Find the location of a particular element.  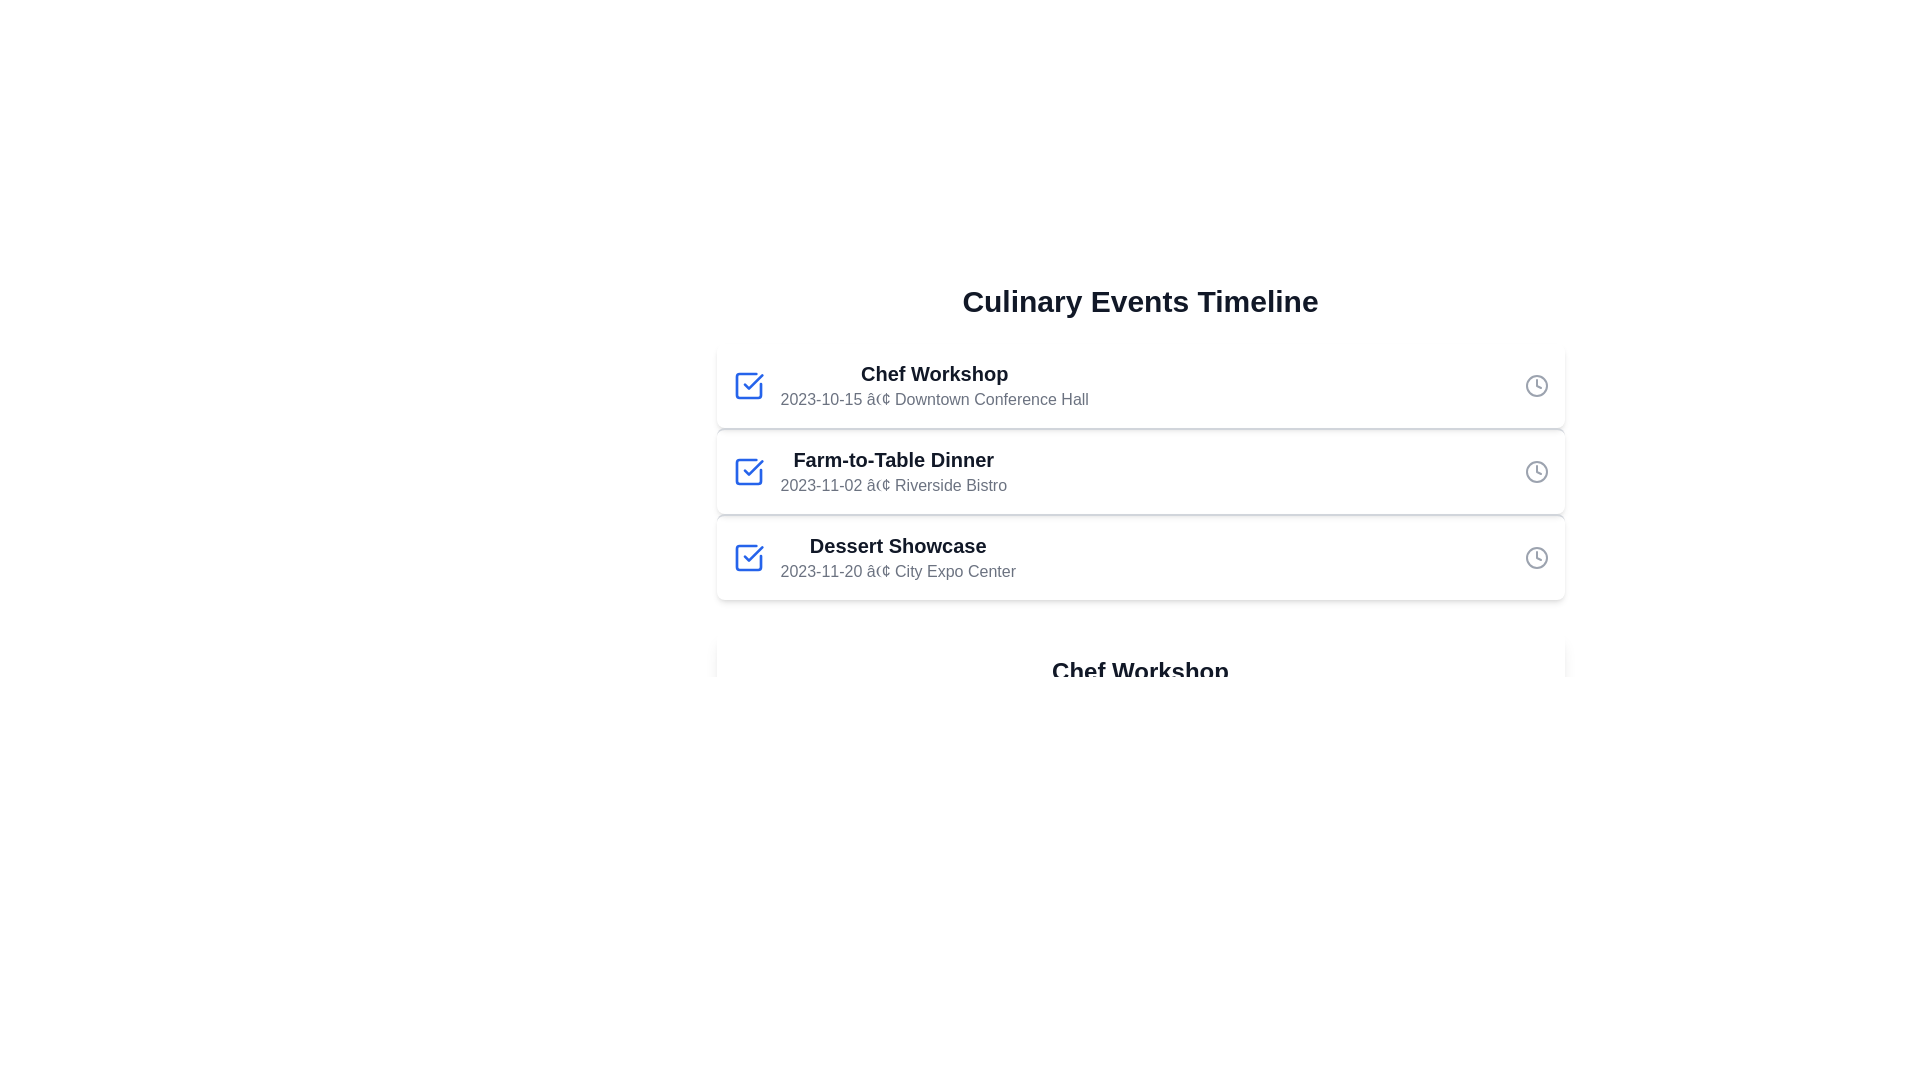

the 'Farm-to-Table Dinner' text block to see more details, which is the second event in the 'Culinary Events Timeline' positioned between 'Chef Workshop' and 'Dessert Showcase' is located at coordinates (892, 471).